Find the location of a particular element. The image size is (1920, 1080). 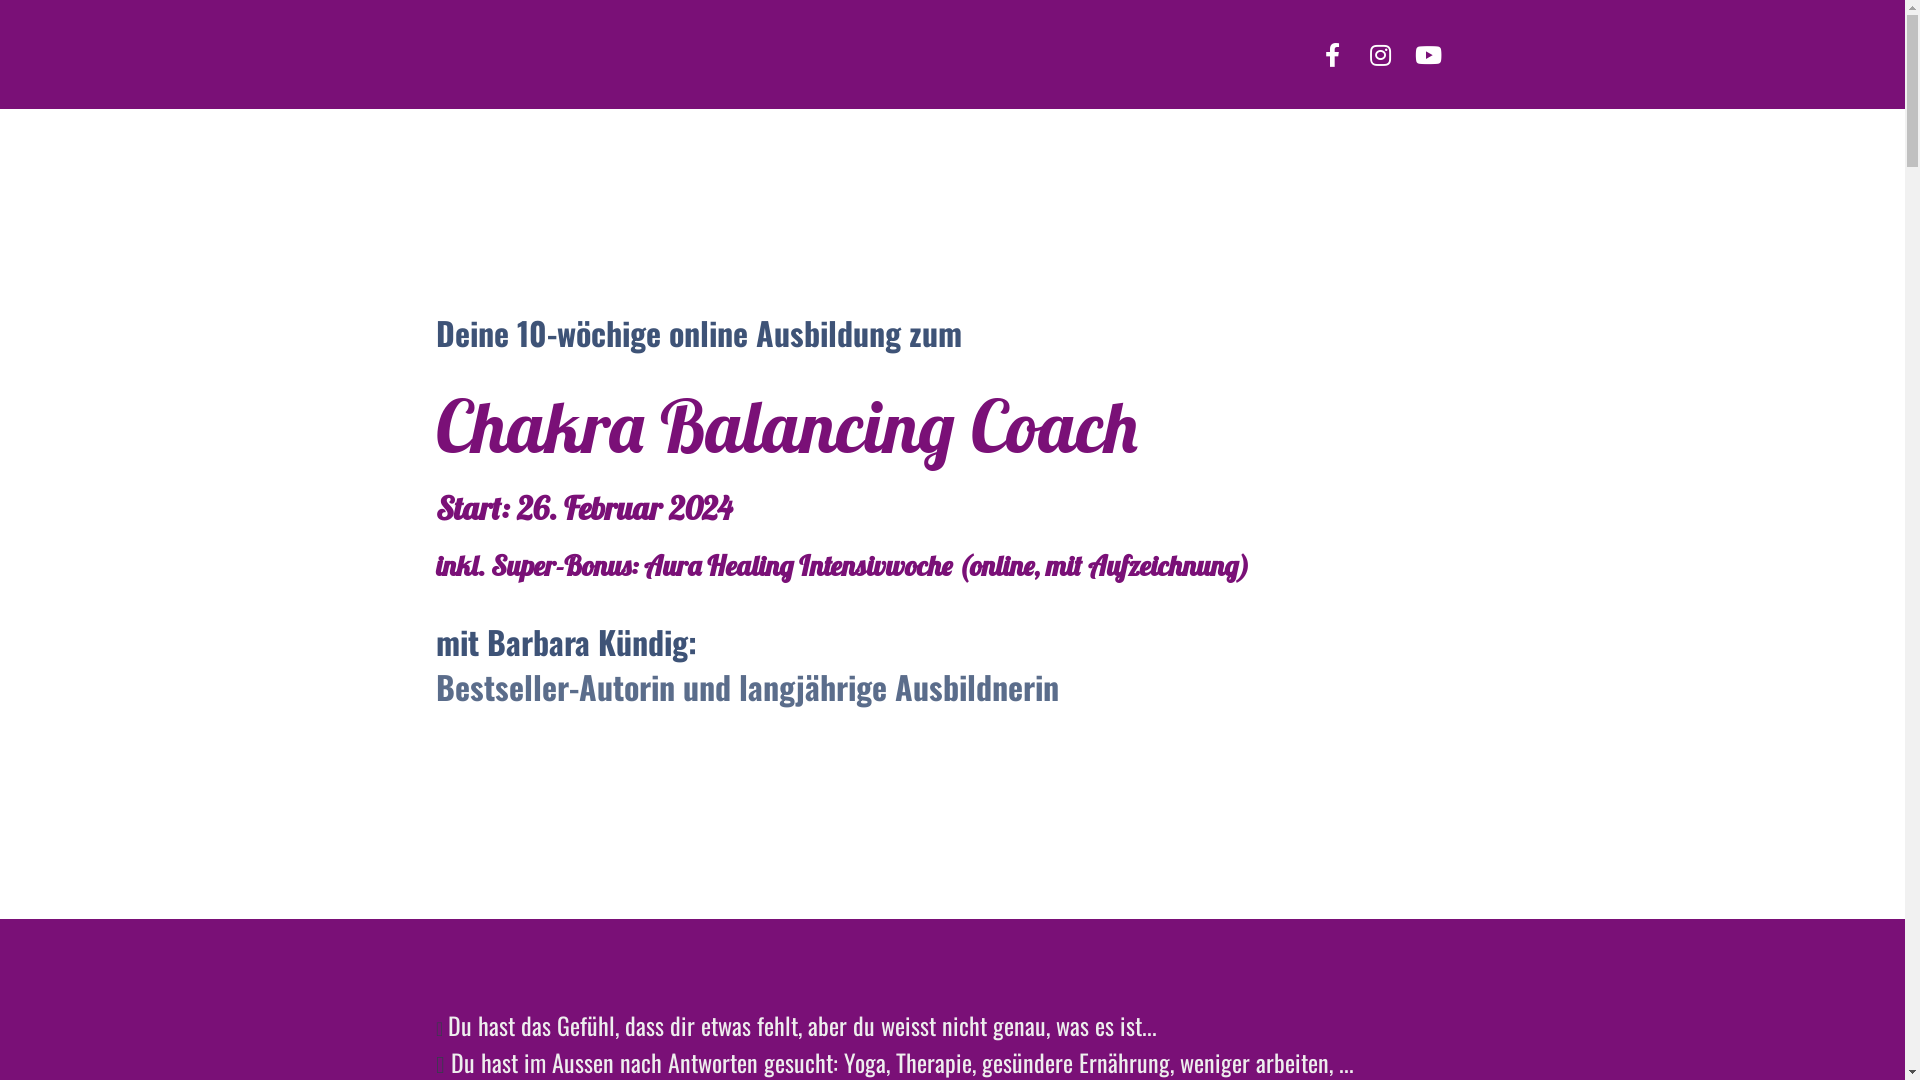

'Share on Facebook' is located at coordinates (1332, 53).